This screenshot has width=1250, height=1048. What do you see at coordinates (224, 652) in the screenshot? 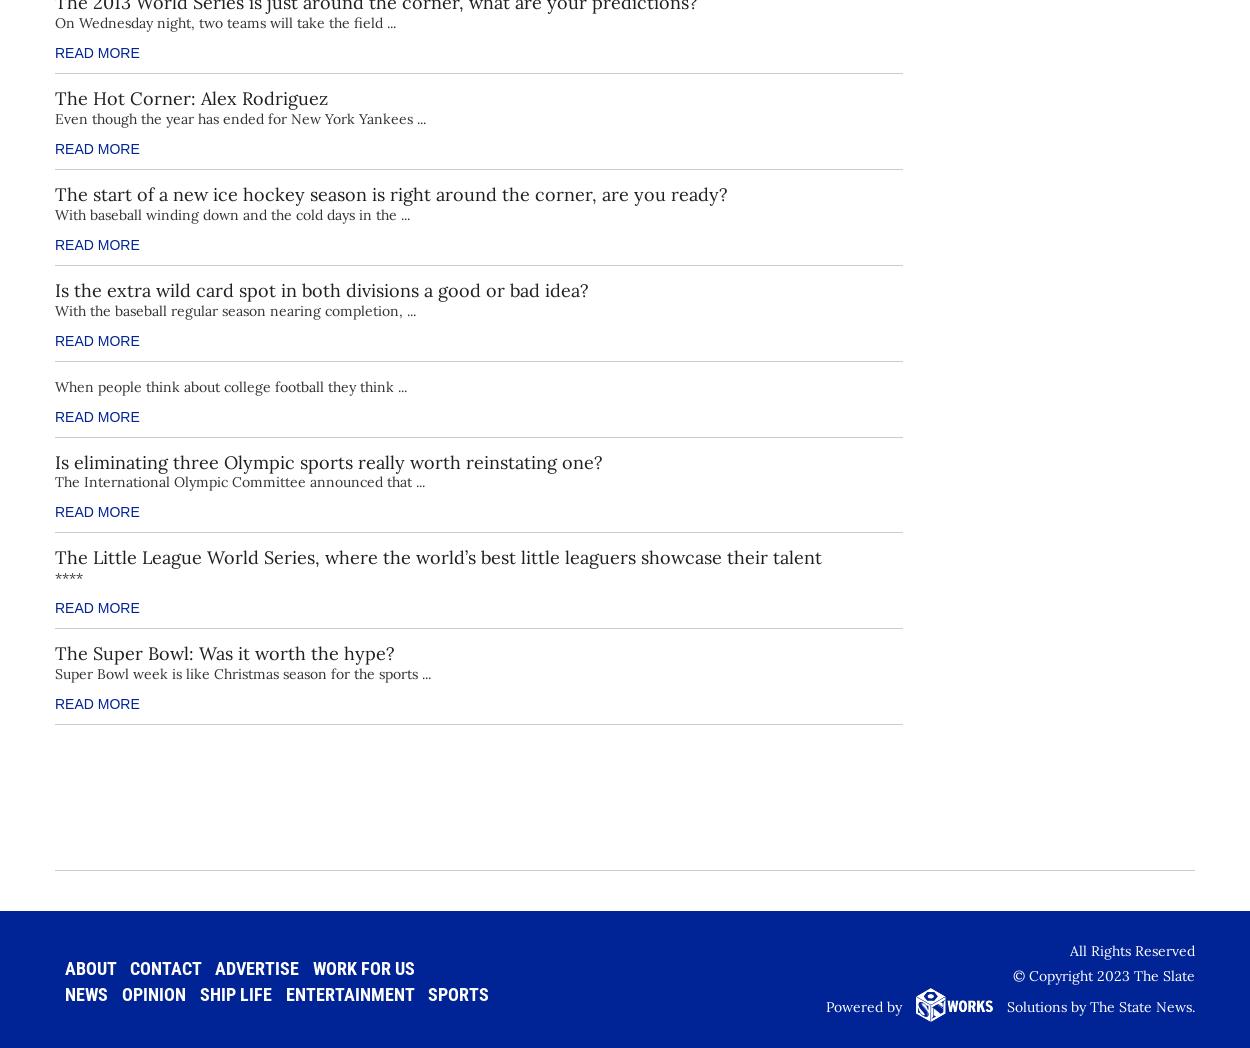
I see `'The Super Bowl: Was it worth the hype?'` at bounding box center [224, 652].